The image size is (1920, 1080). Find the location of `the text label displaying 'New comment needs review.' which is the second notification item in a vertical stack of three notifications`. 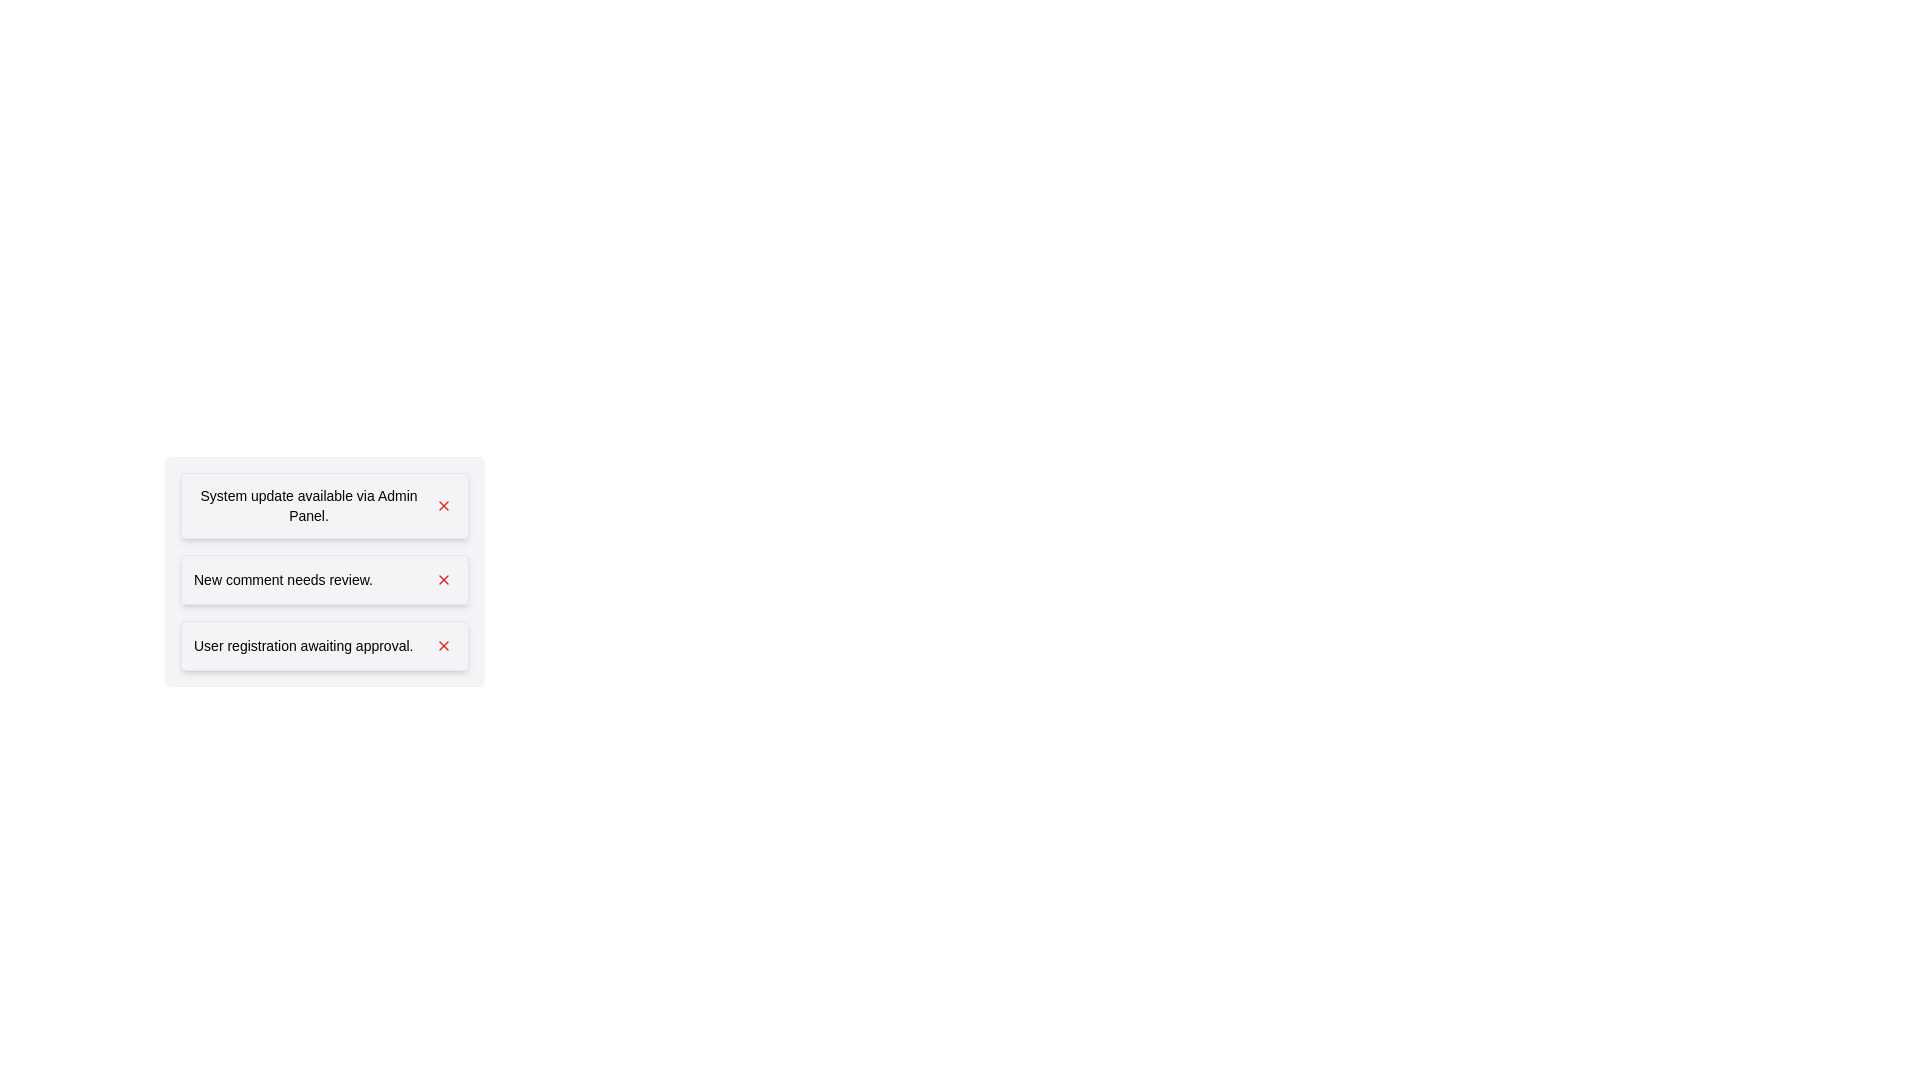

the text label displaying 'New comment needs review.' which is the second notification item in a vertical stack of three notifications is located at coordinates (282, 579).